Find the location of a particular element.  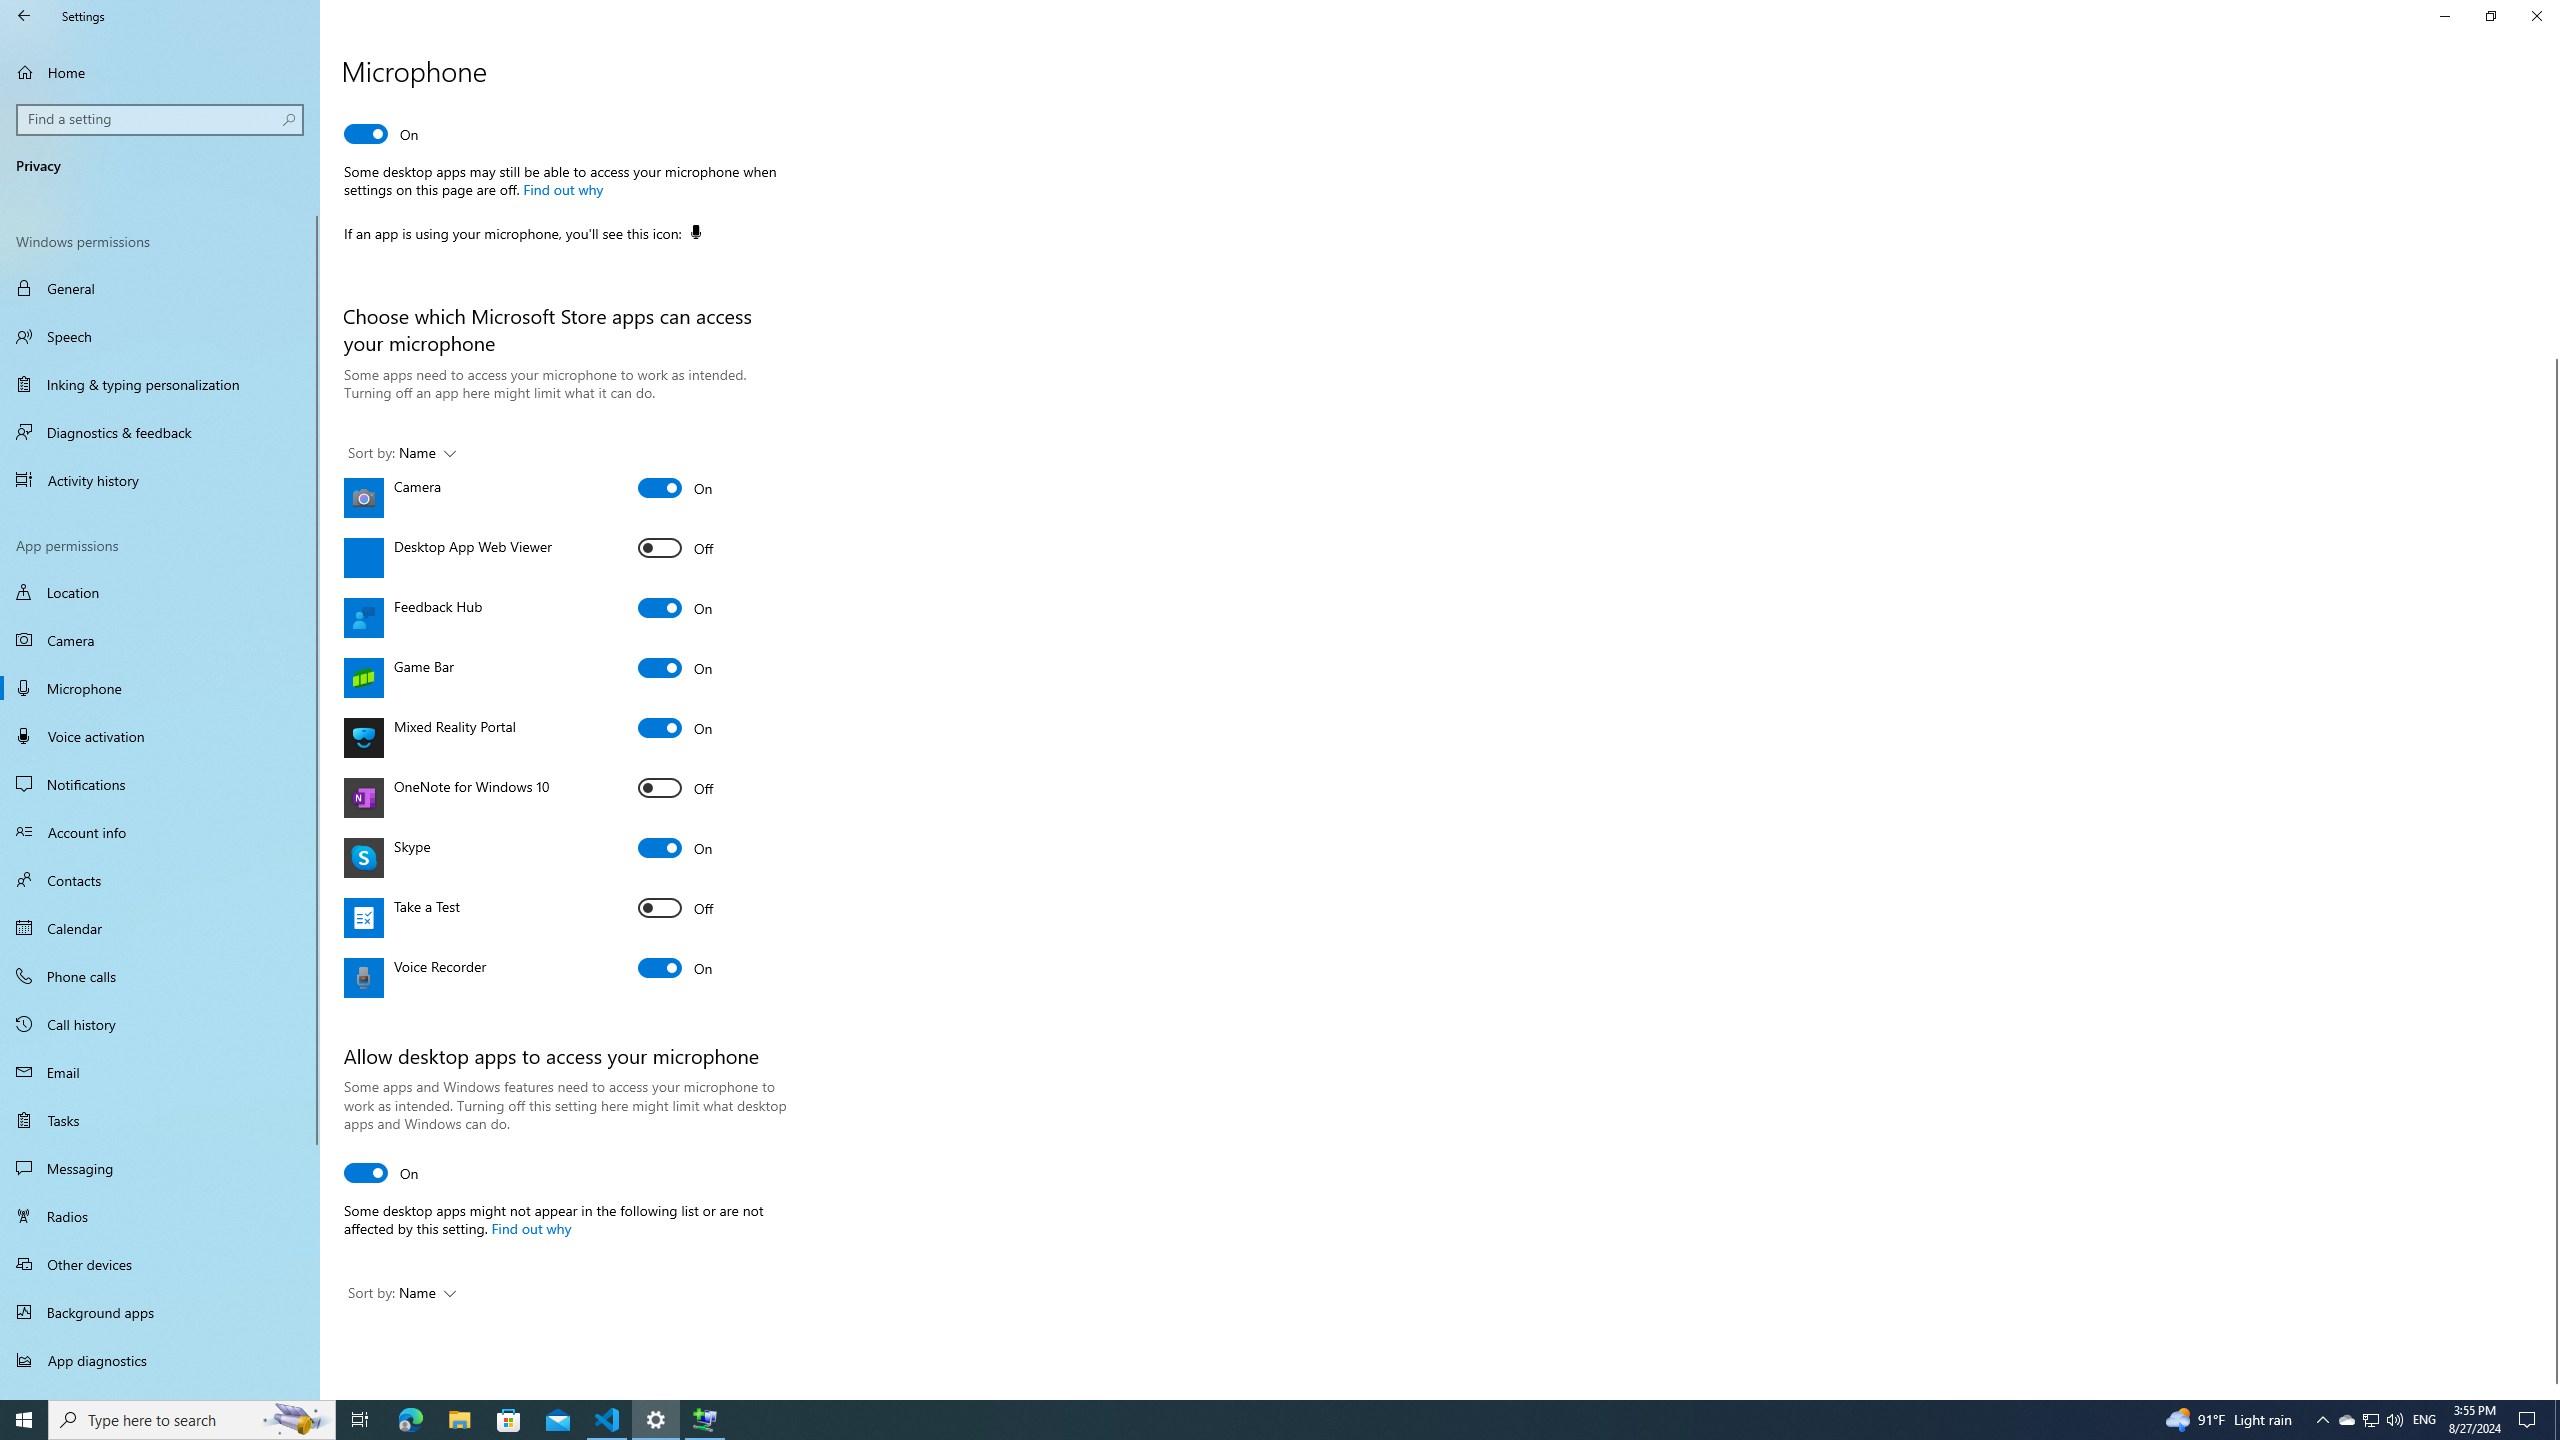

'Sort by: Name' is located at coordinates (400, 1294).